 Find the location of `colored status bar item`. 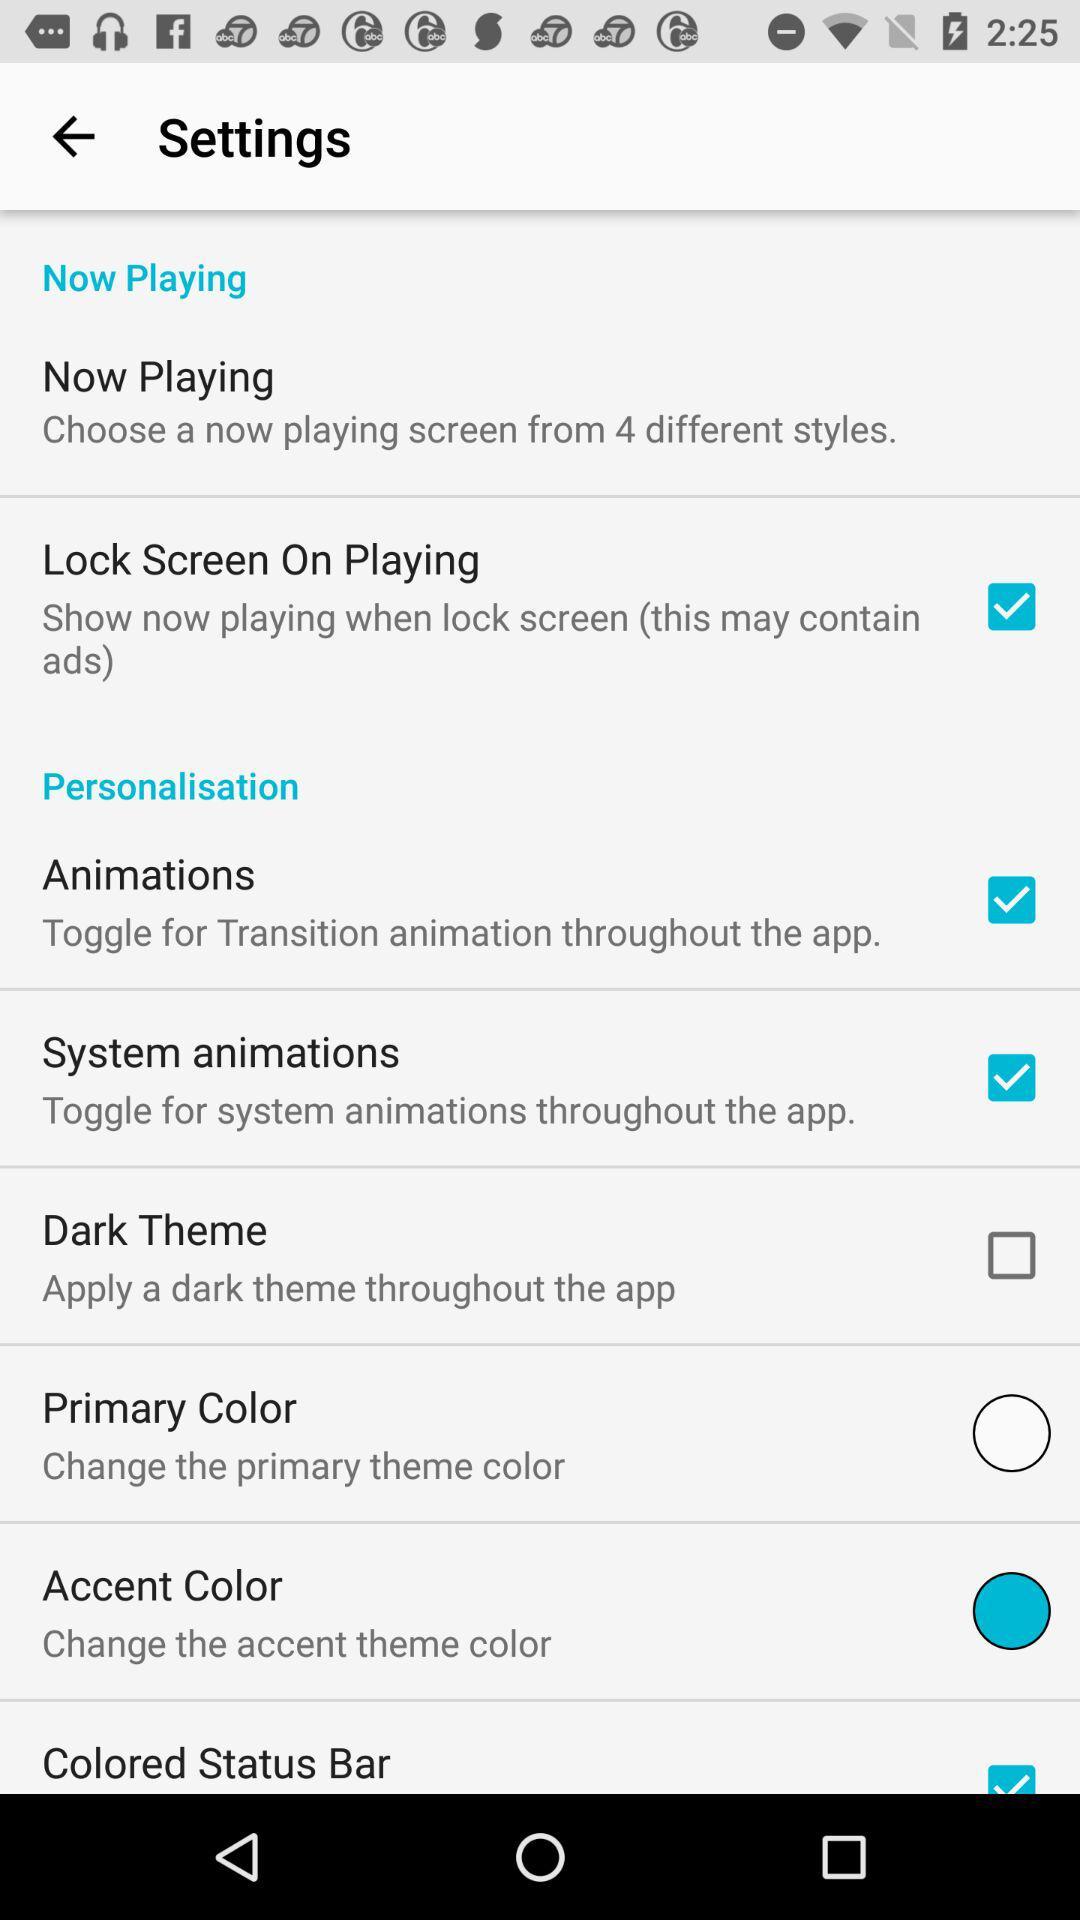

colored status bar item is located at coordinates (216, 1761).